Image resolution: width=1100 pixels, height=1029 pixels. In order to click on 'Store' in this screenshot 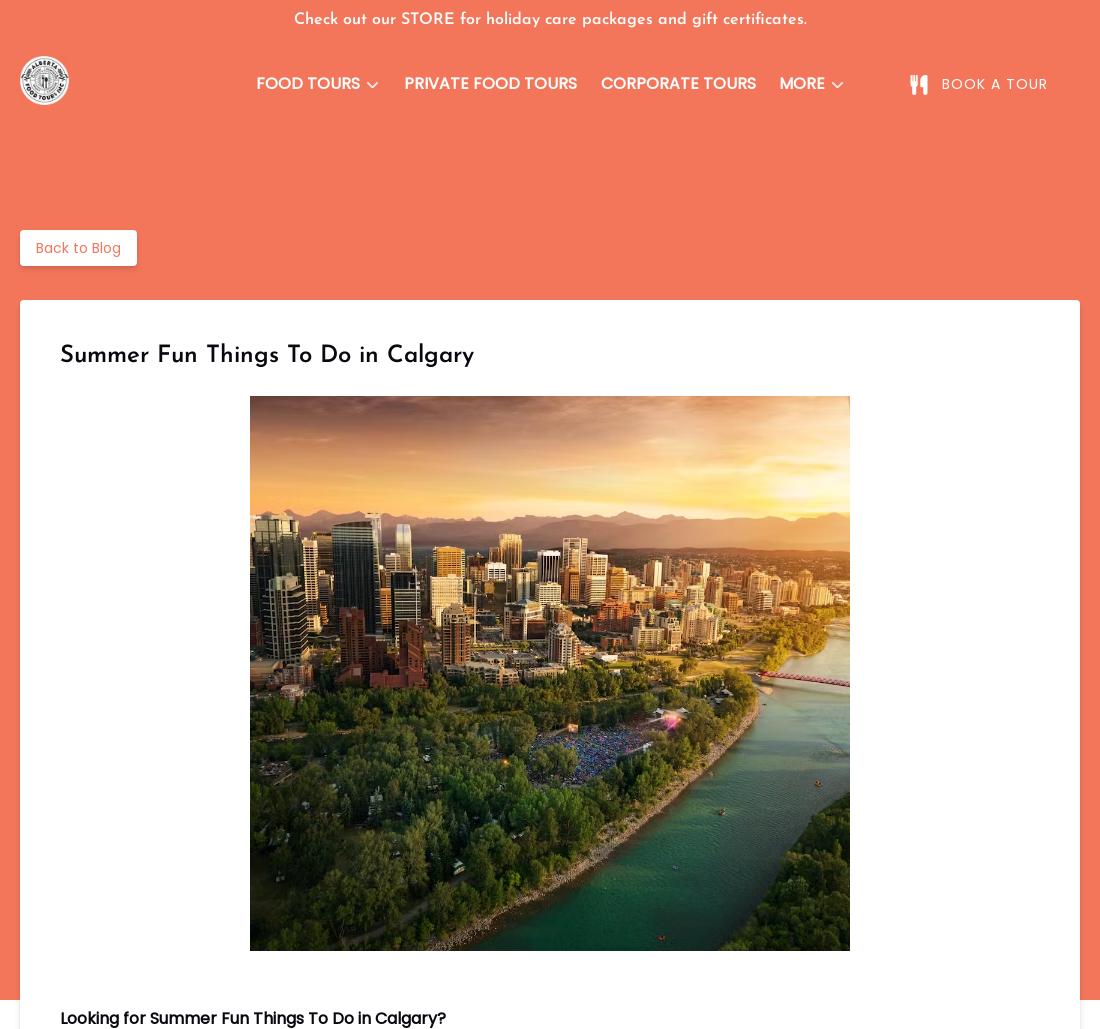, I will do `click(814, 175)`.